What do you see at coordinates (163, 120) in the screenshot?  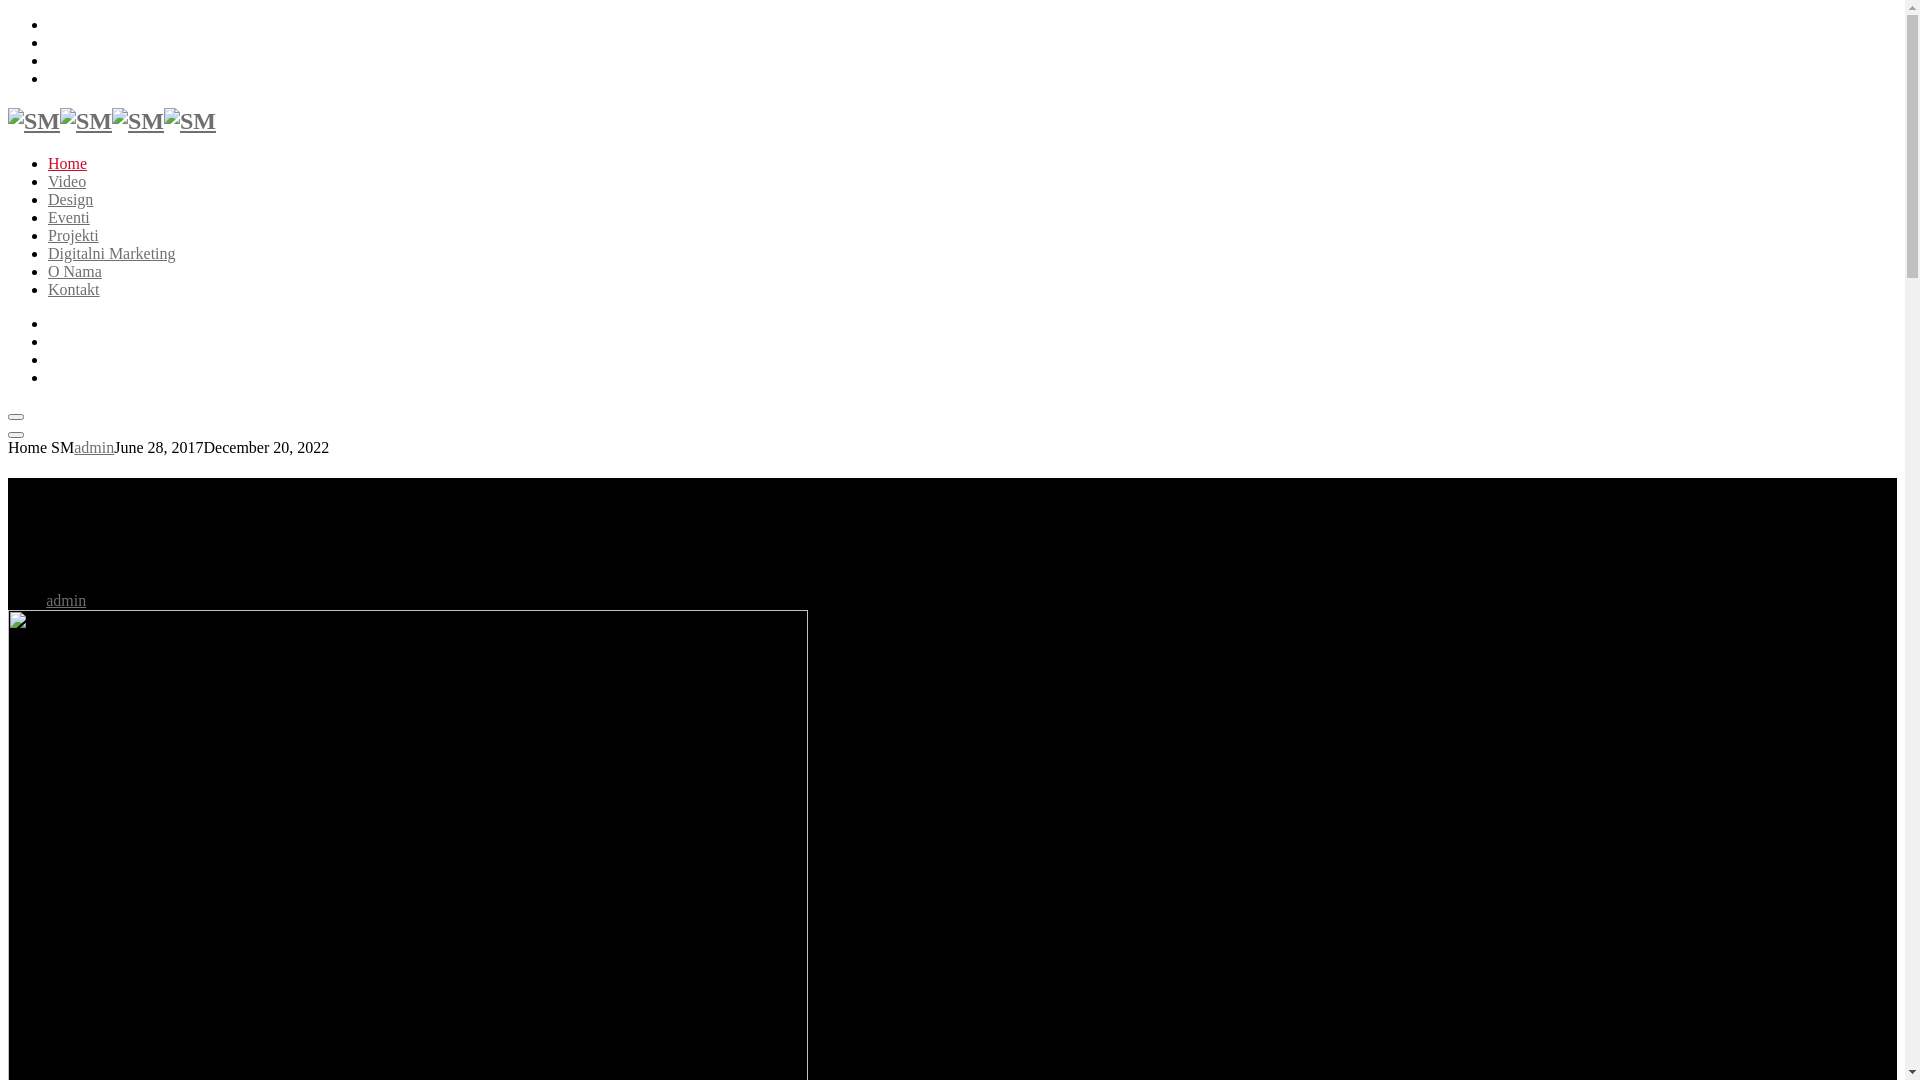 I see `'SM'` at bounding box center [163, 120].